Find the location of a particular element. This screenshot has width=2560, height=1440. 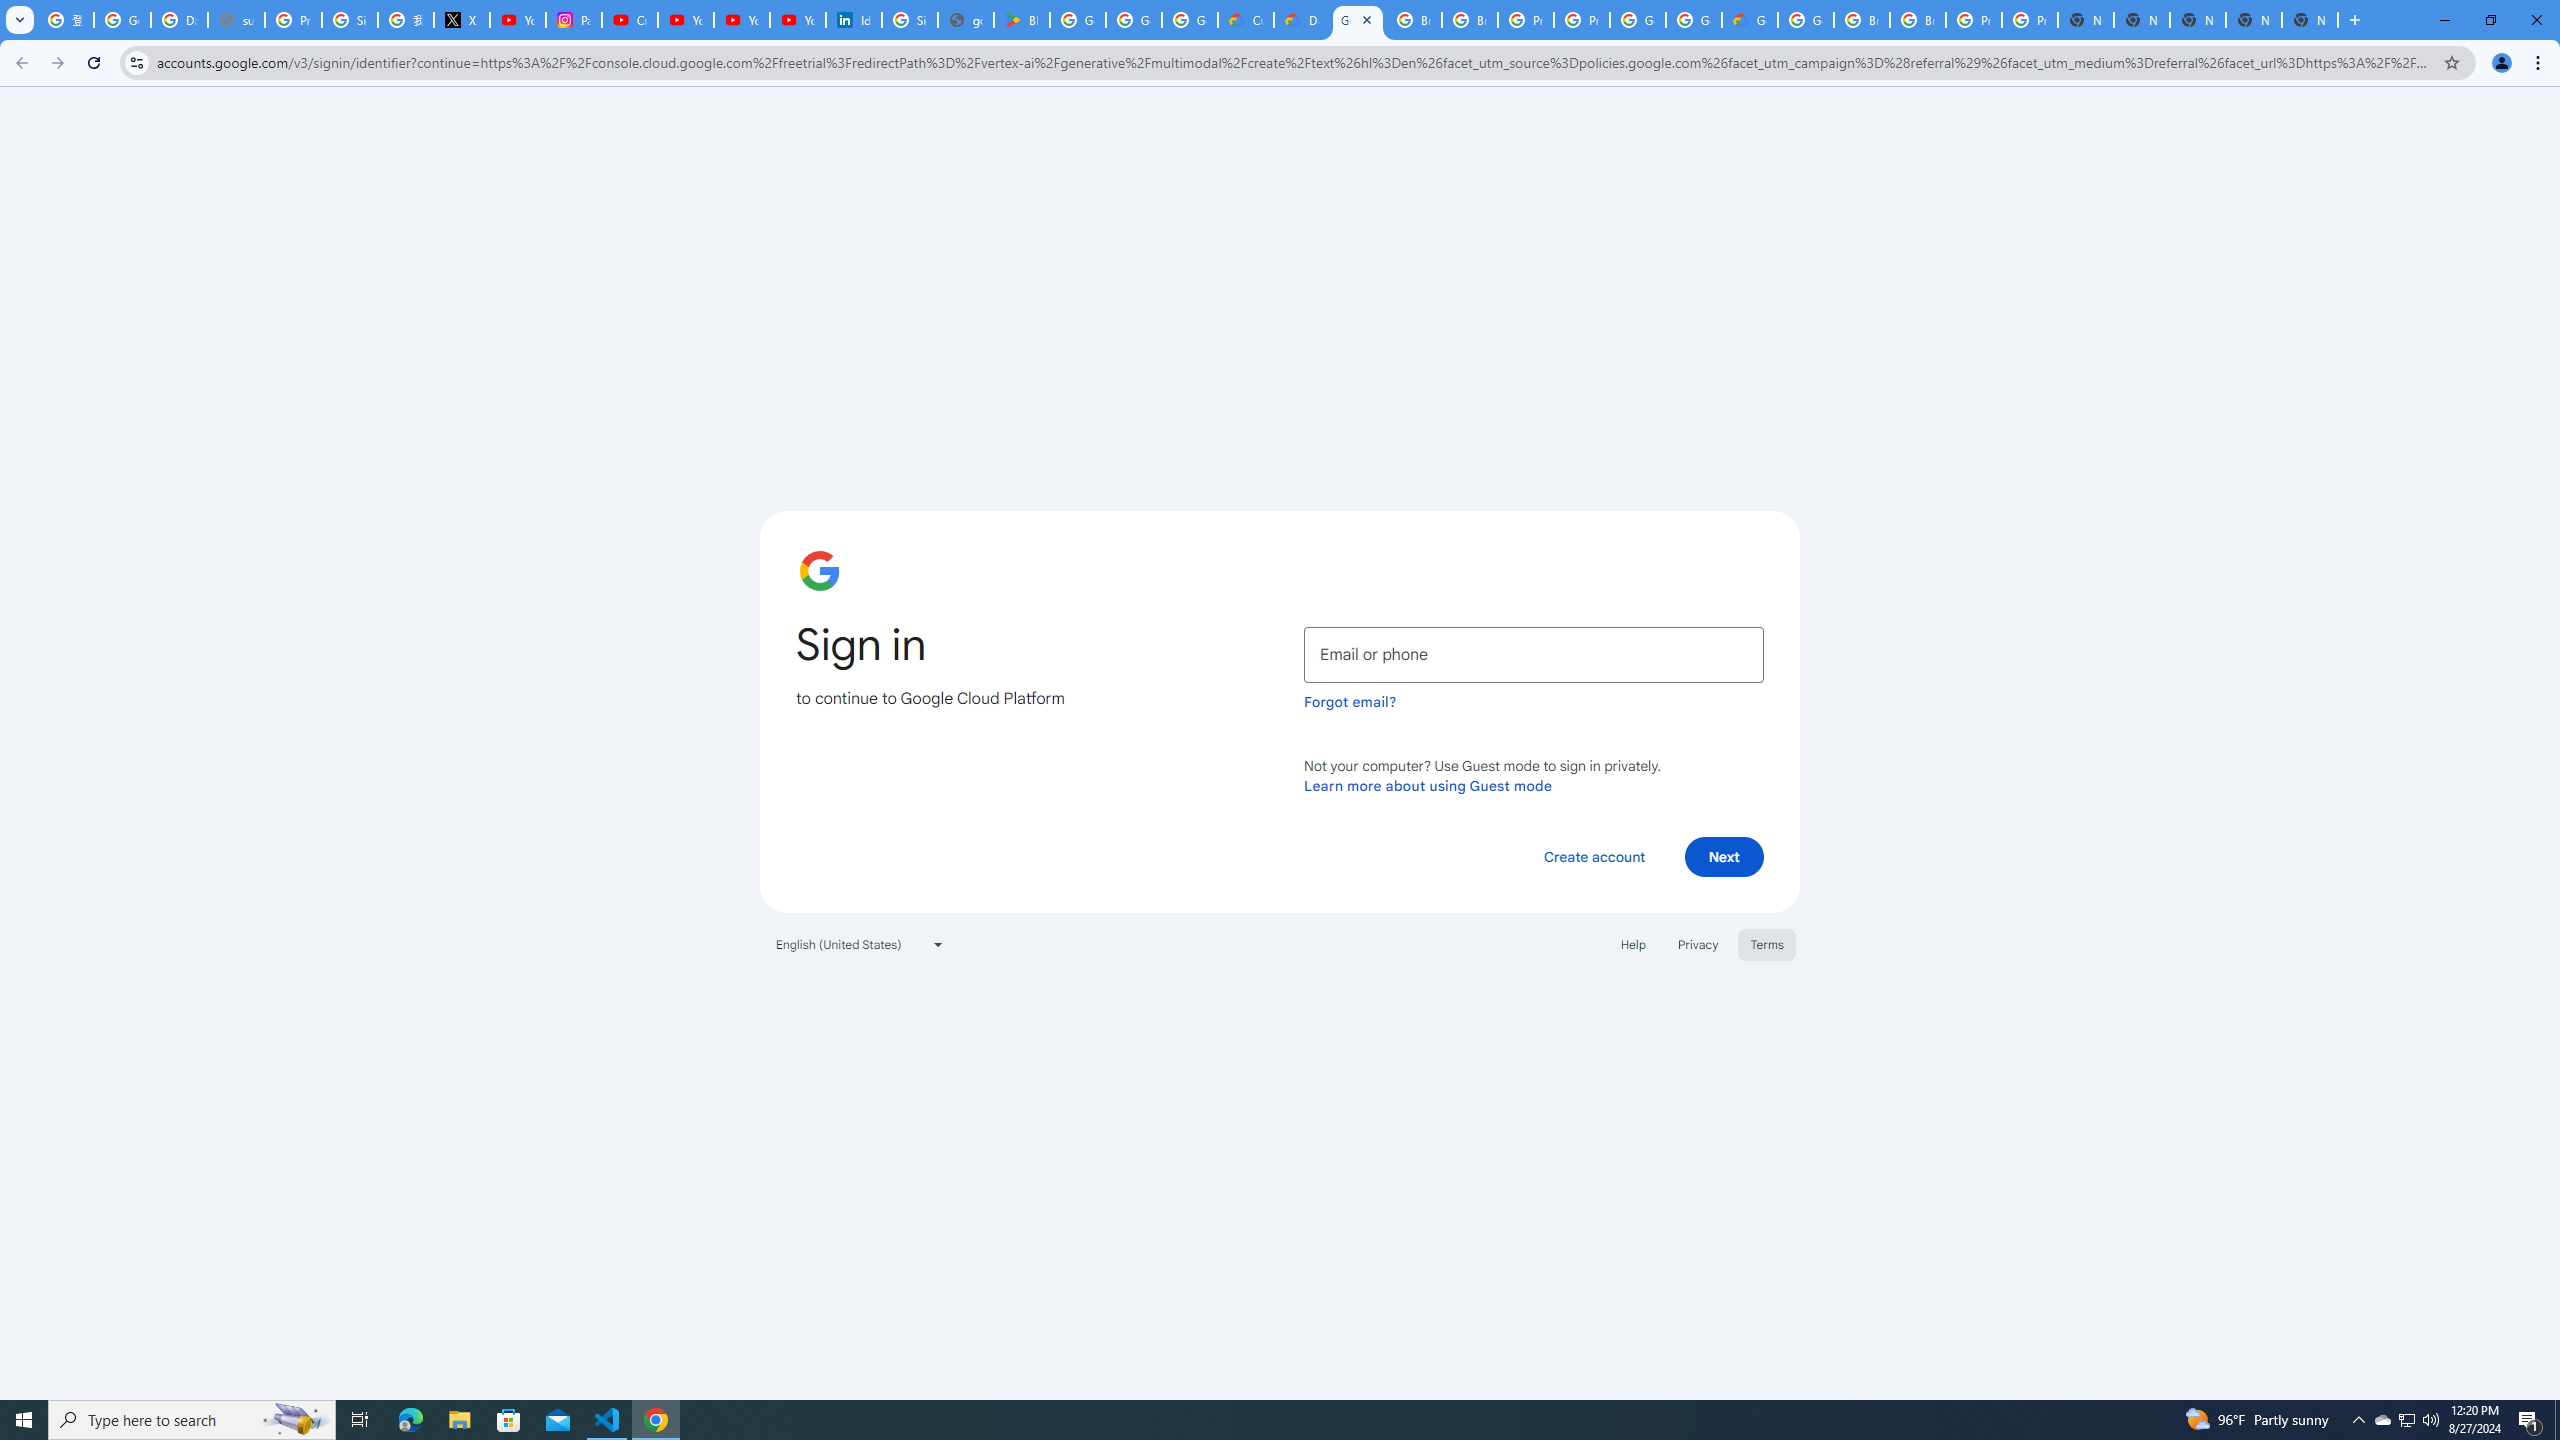

'Email or phone' is located at coordinates (1533, 654).